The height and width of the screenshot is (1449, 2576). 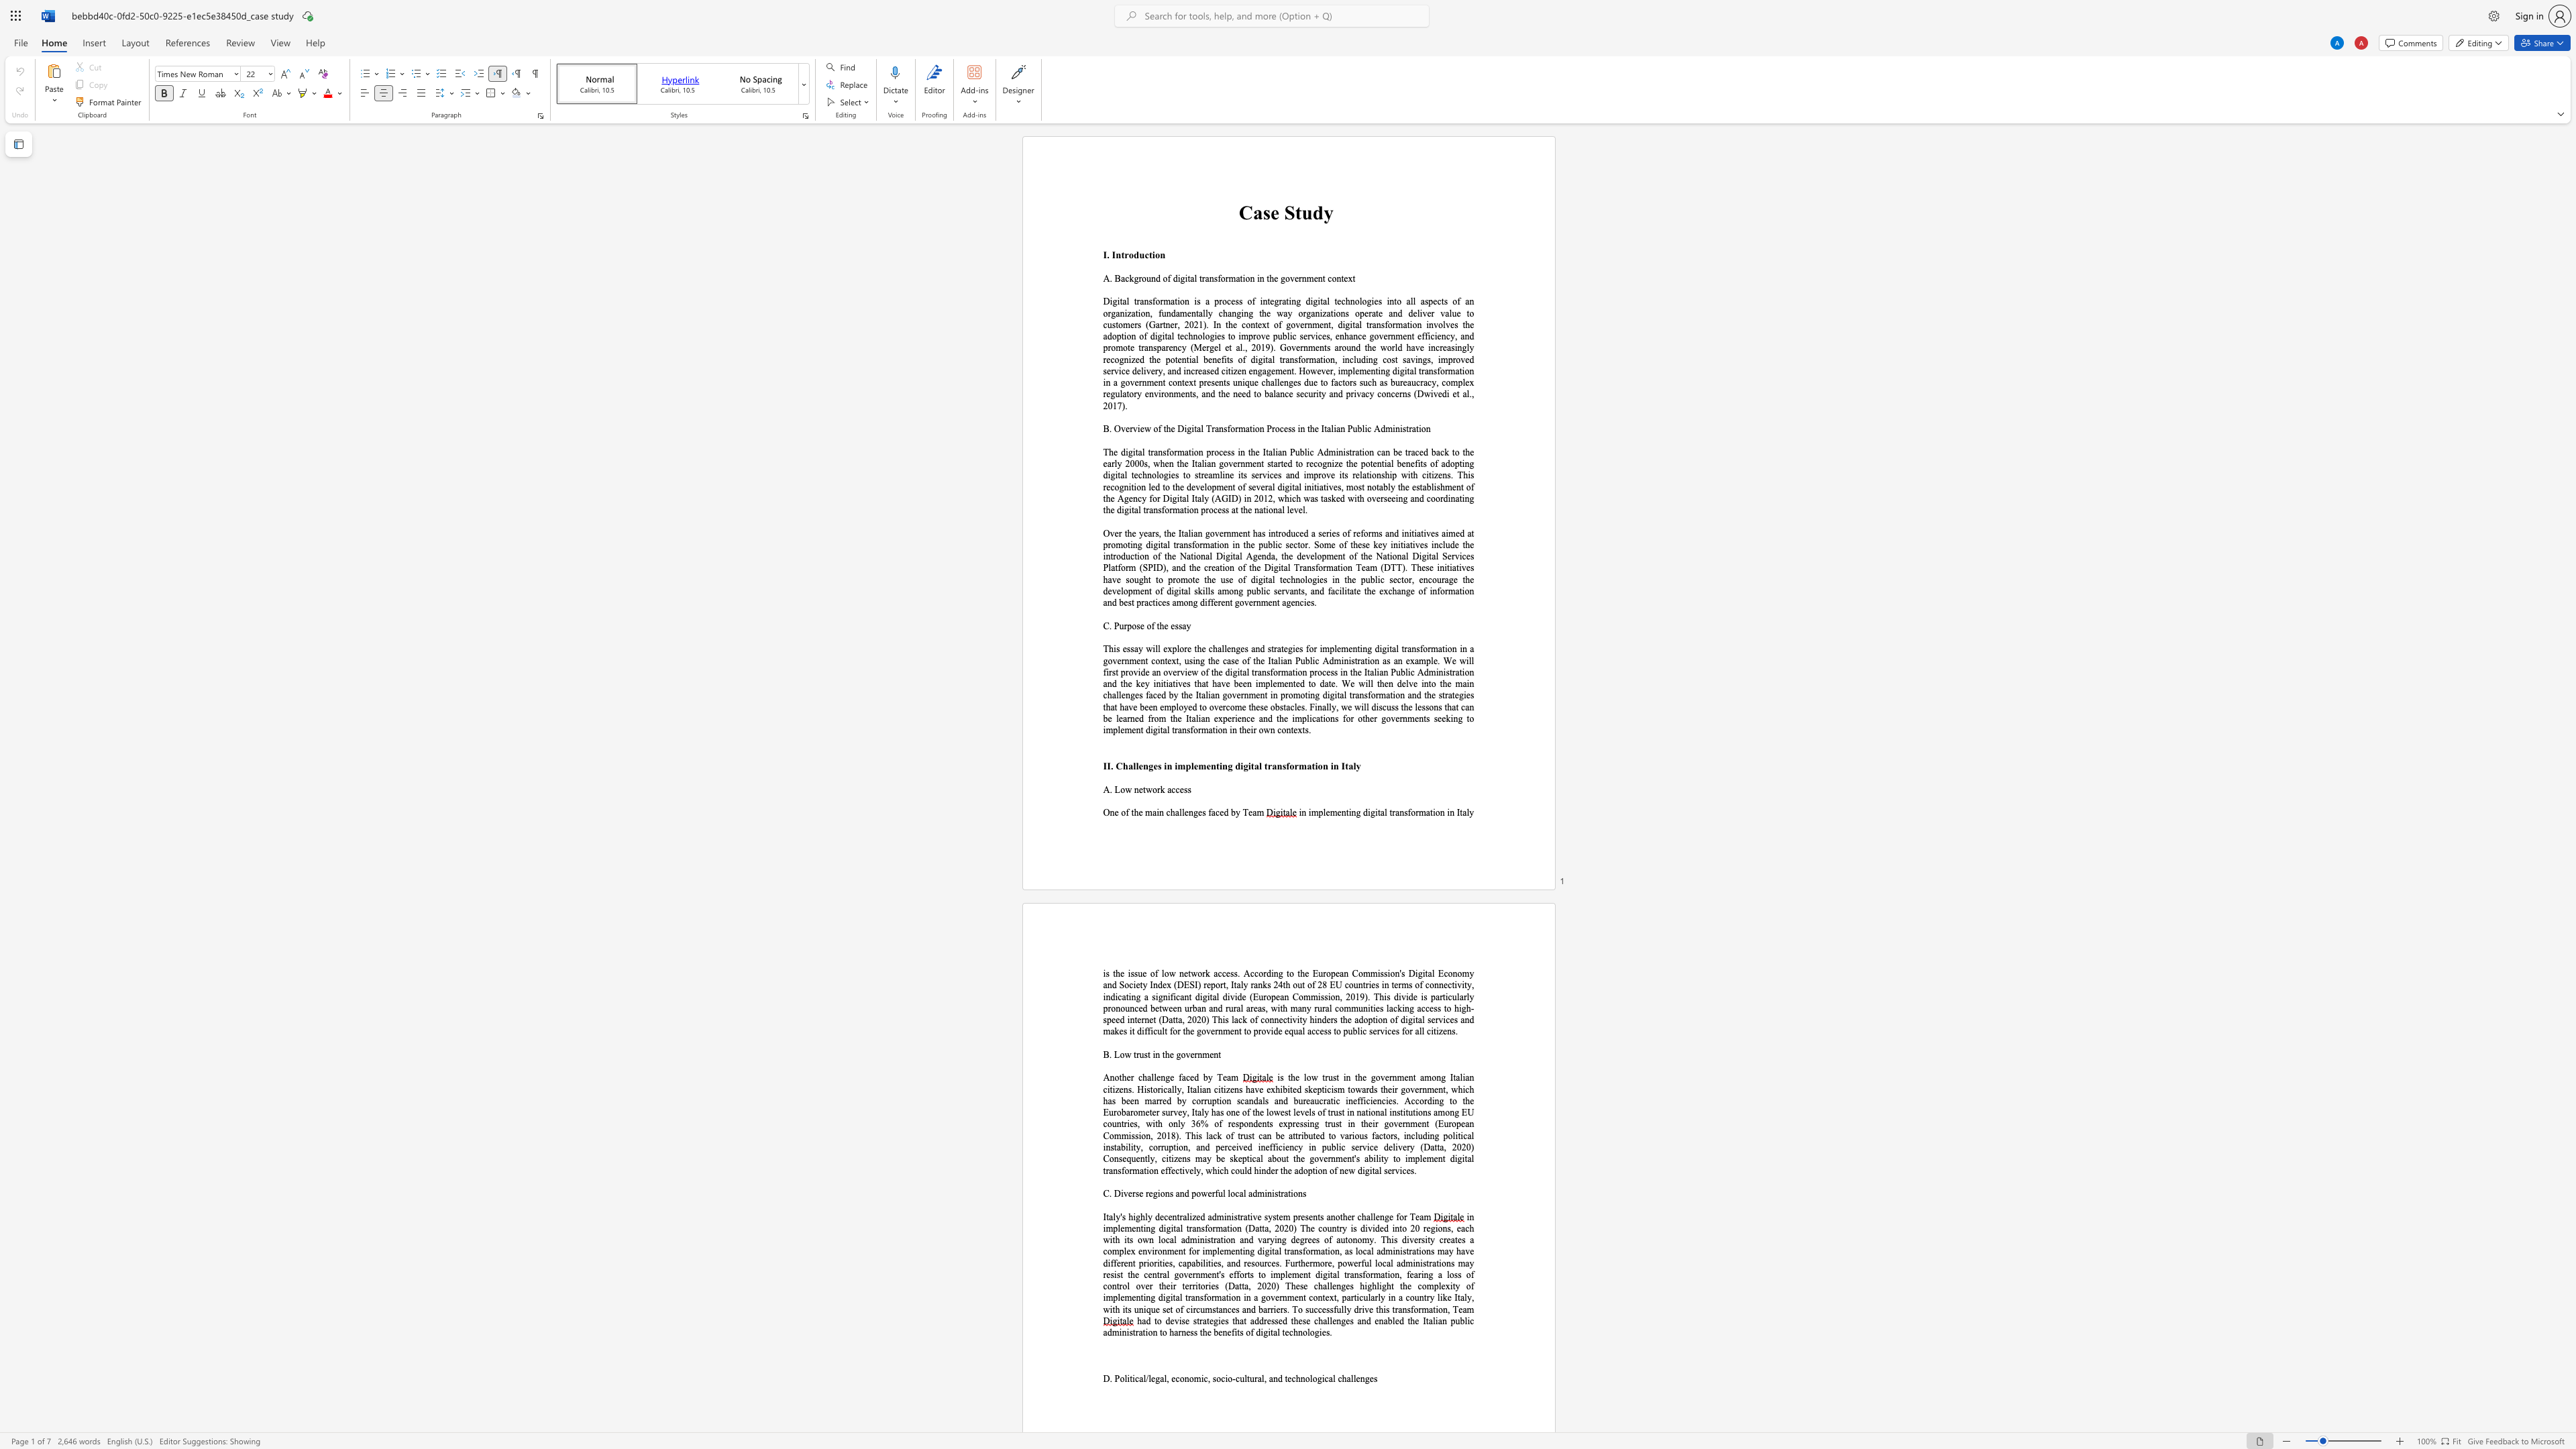 What do you see at coordinates (1300, 1134) in the screenshot?
I see `the subset text "ib" within the text "tributed to"` at bounding box center [1300, 1134].